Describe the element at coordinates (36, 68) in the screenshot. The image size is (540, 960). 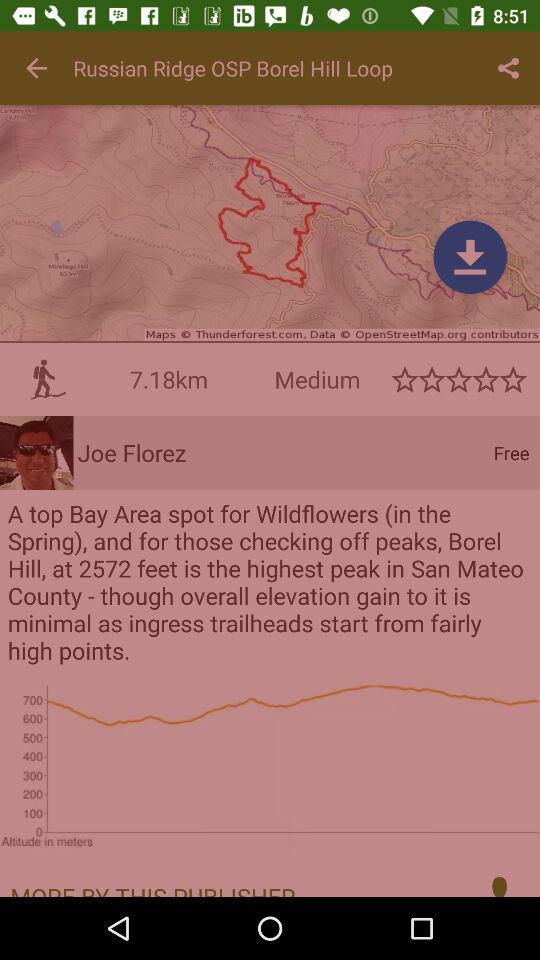
I see `icon to the left of russian ridge osp icon` at that location.